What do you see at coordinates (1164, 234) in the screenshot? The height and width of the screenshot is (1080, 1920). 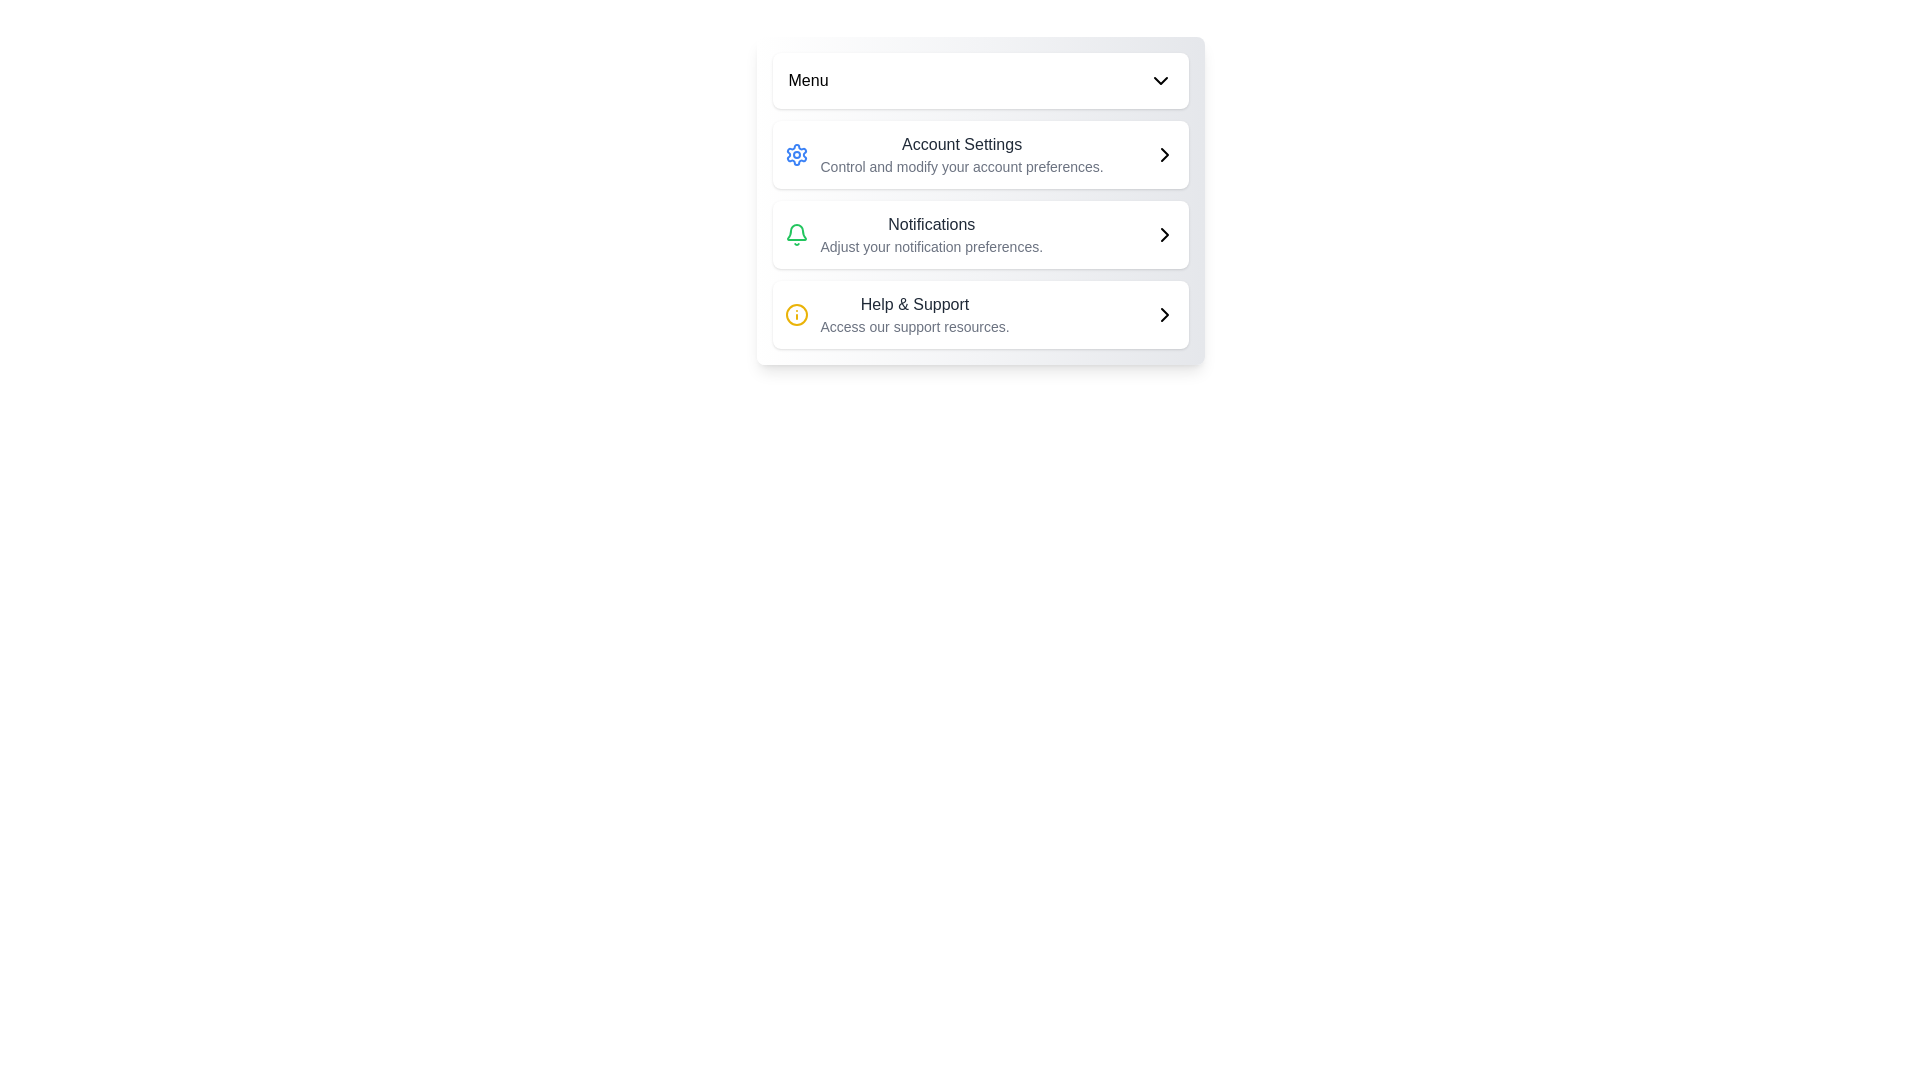 I see `the right-facing chevron icon located at the rightmost side of the 'Notifications' row in the menu list` at bounding box center [1164, 234].